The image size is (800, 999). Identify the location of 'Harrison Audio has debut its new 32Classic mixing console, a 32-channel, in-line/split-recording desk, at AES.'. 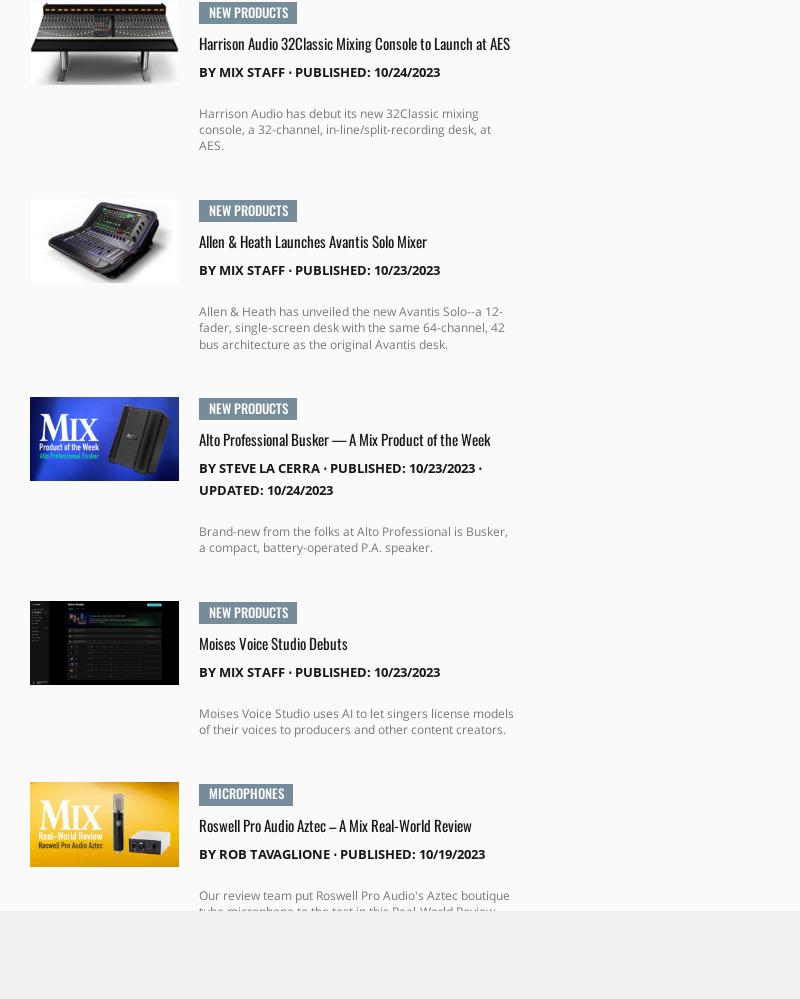
(344, 128).